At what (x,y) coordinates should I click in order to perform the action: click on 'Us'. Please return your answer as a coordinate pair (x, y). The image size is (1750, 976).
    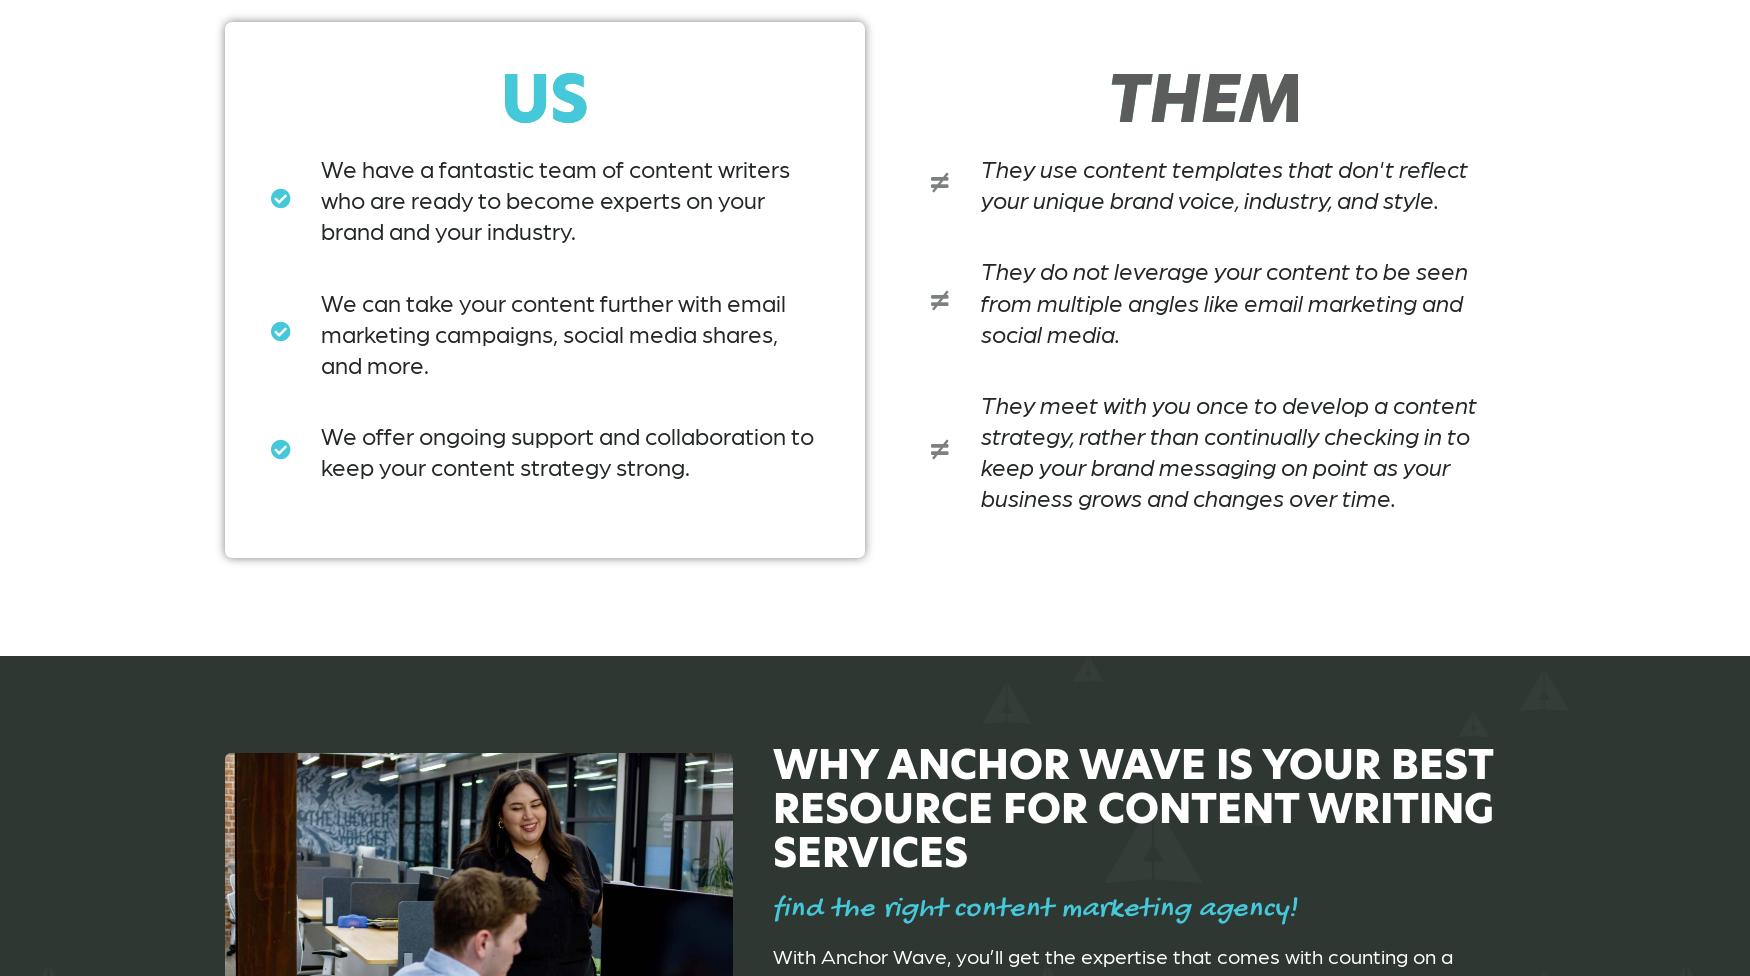
    Looking at the image, I should click on (543, 98).